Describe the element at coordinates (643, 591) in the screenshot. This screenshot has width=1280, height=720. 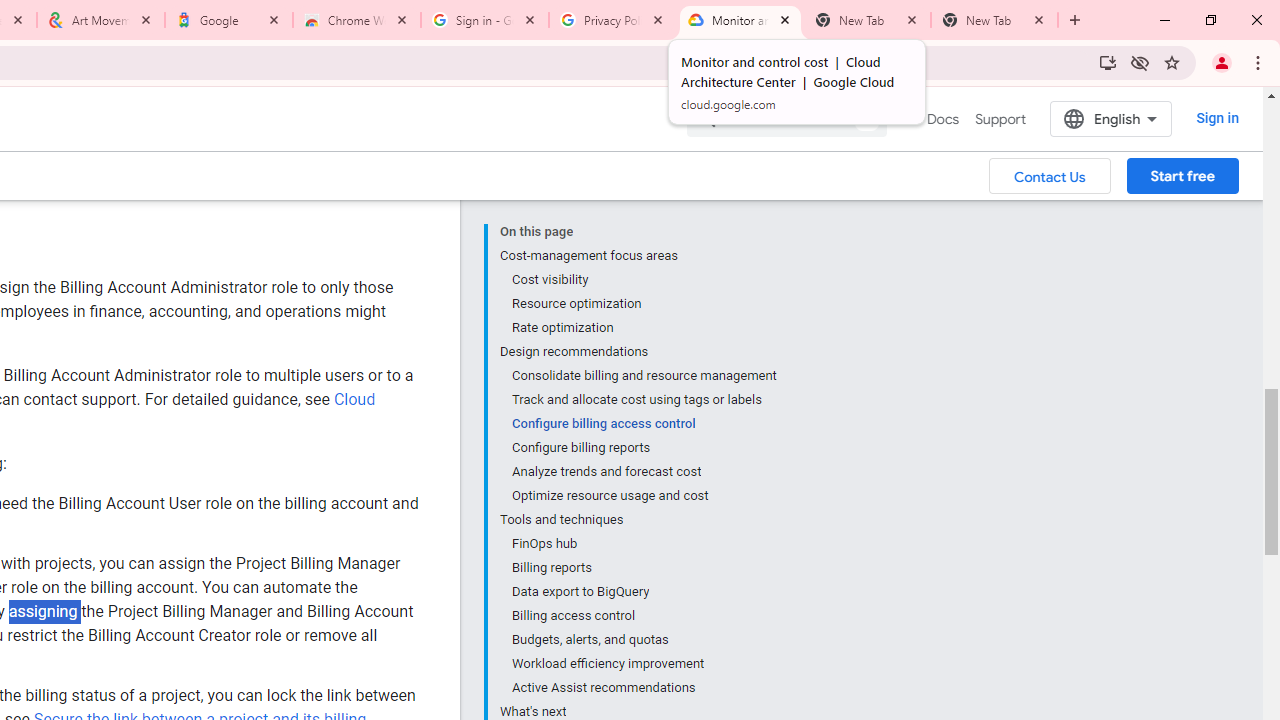
I see `'Data export to BigQuery'` at that location.